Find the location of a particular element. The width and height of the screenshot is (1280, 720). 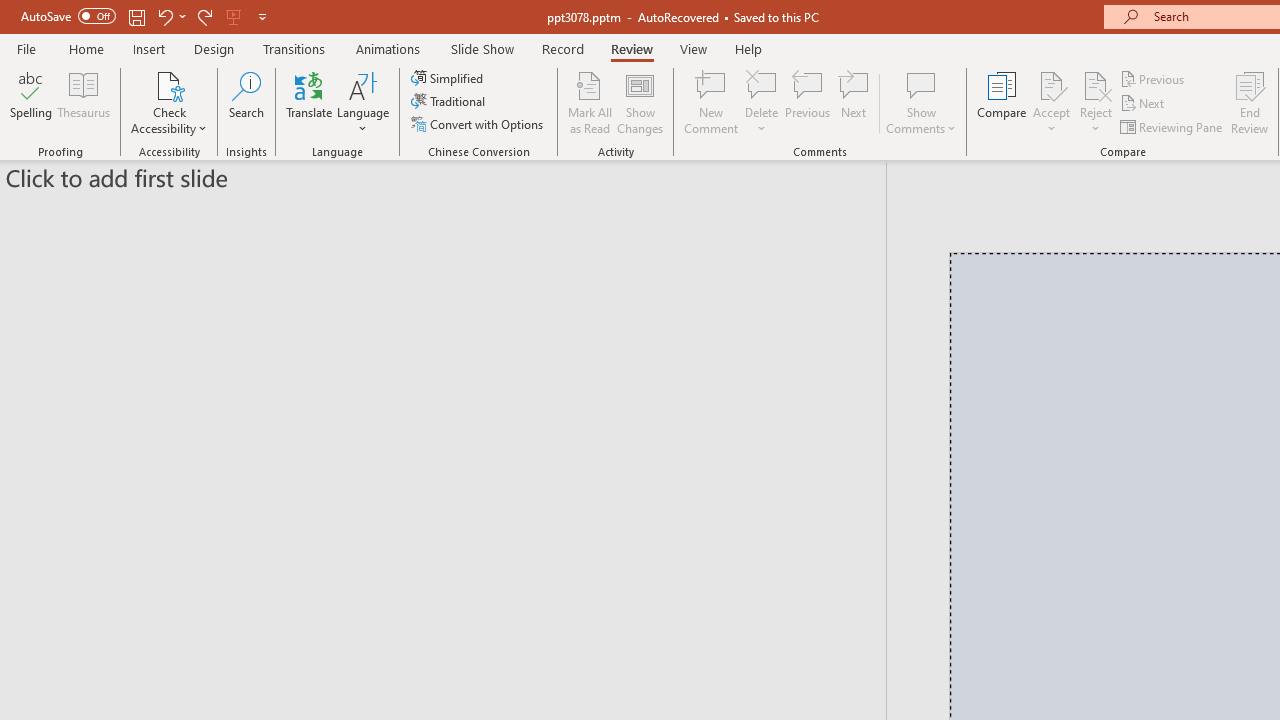

'Spelling...' is located at coordinates (31, 103).